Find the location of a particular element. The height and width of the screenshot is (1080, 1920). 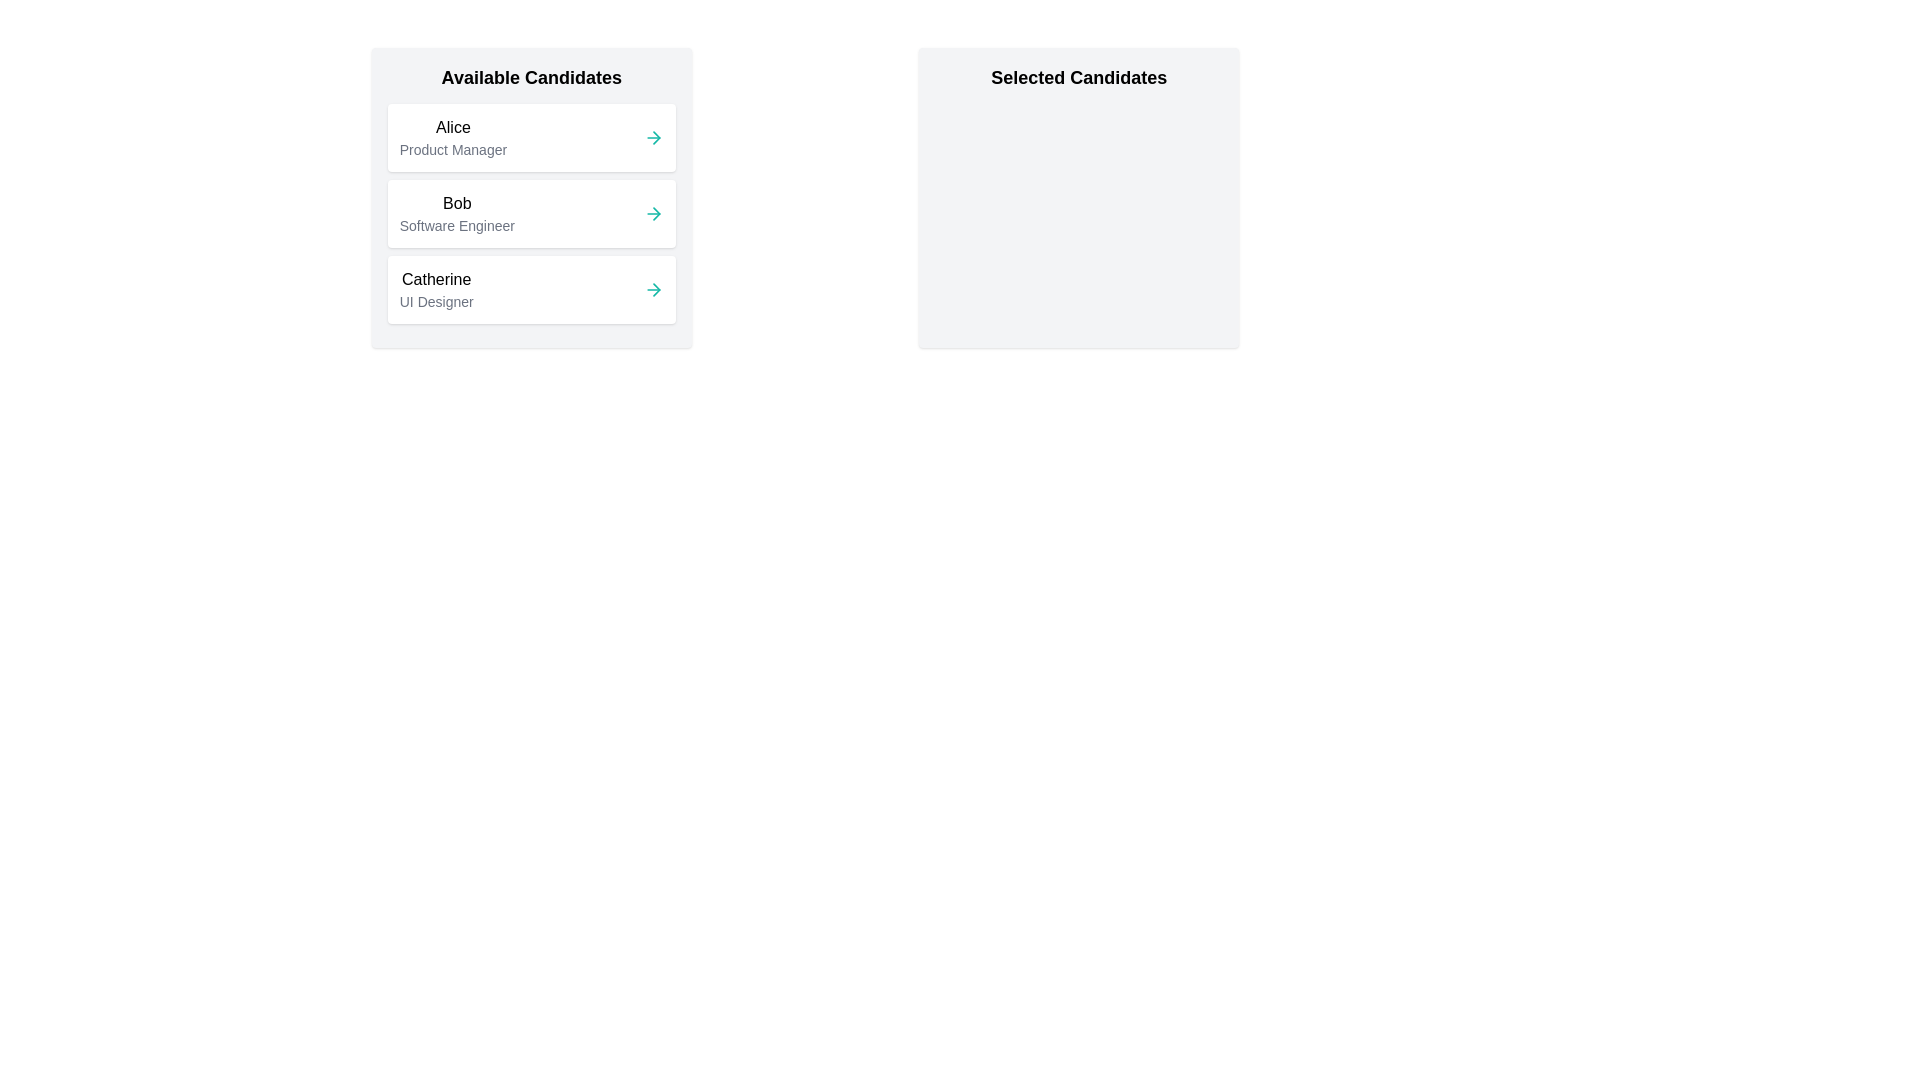

right arrow button next to the candidate Bob to select them is located at coordinates (653, 213).